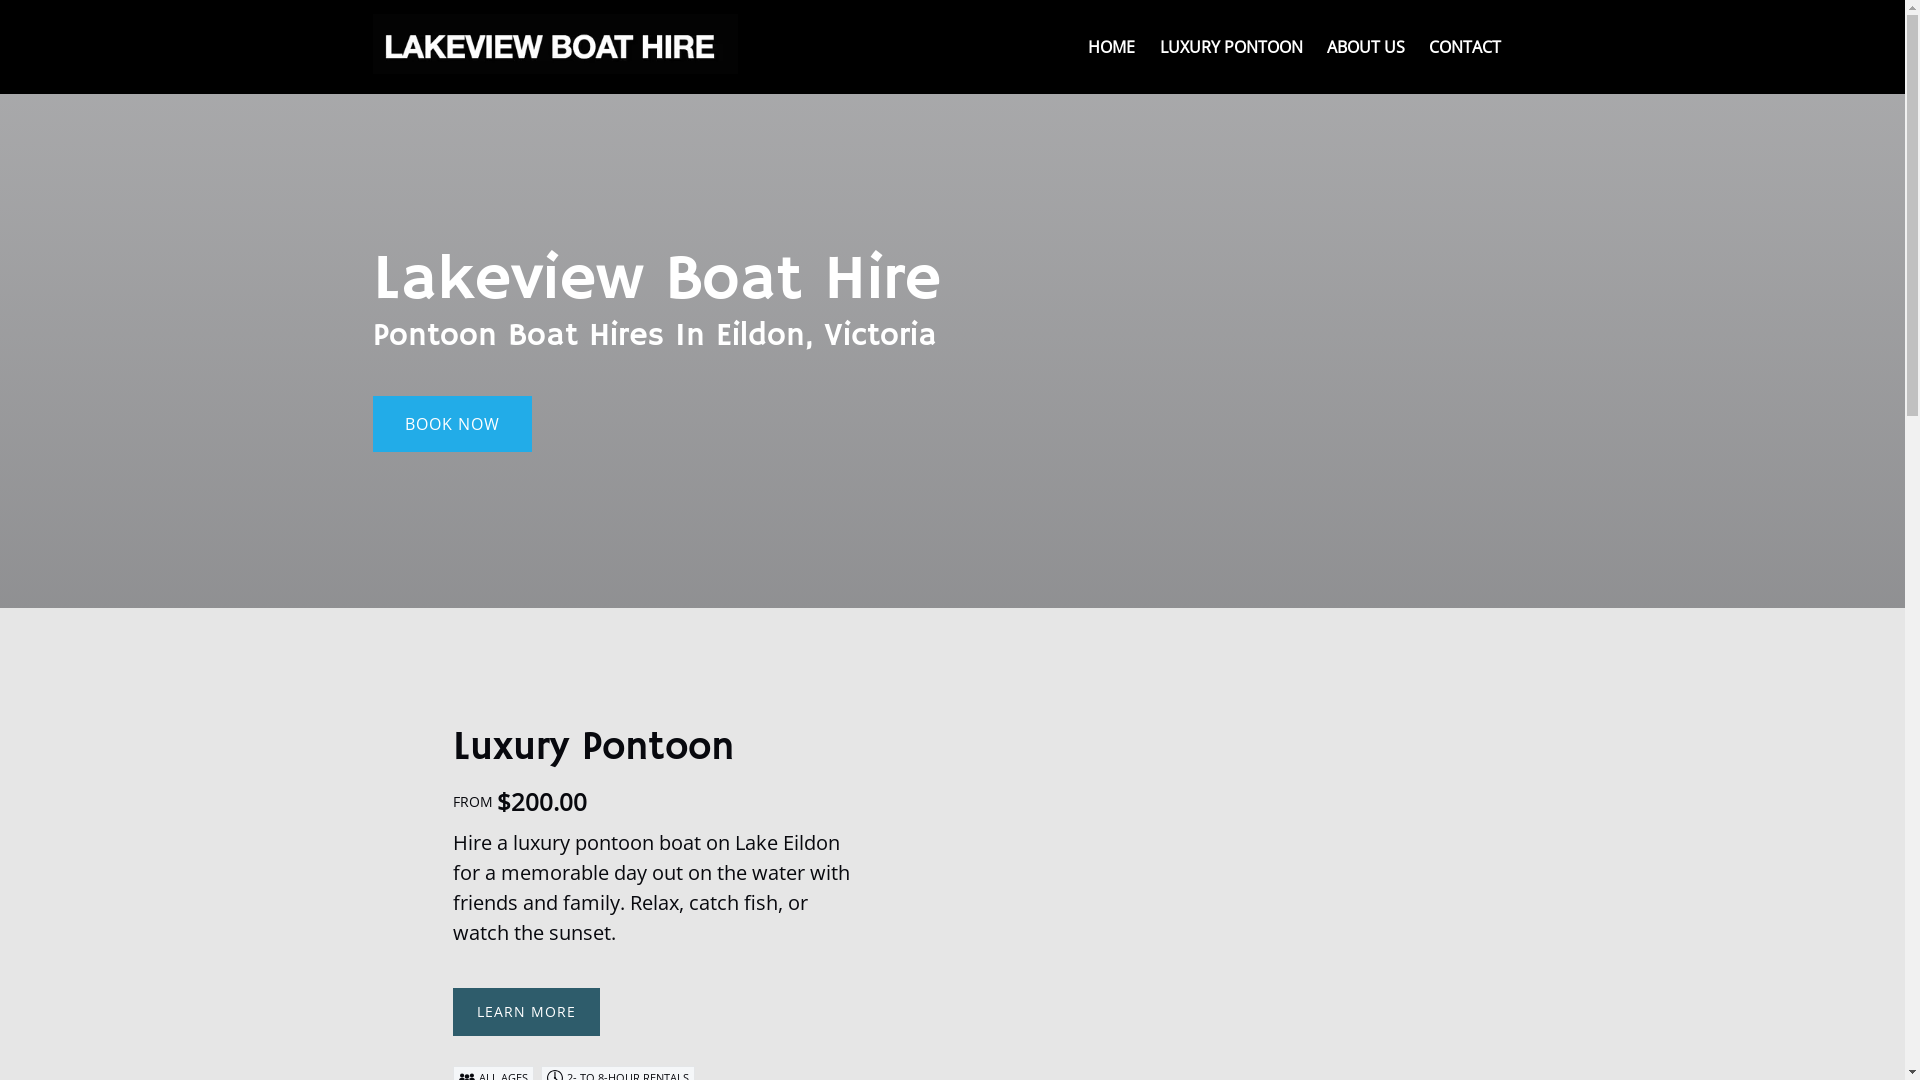 This screenshot has width=1920, height=1080. What do you see at coordinates (67, 22) in the screenshot?
I see `'Skip to content'` at bounding box center [67, 22].